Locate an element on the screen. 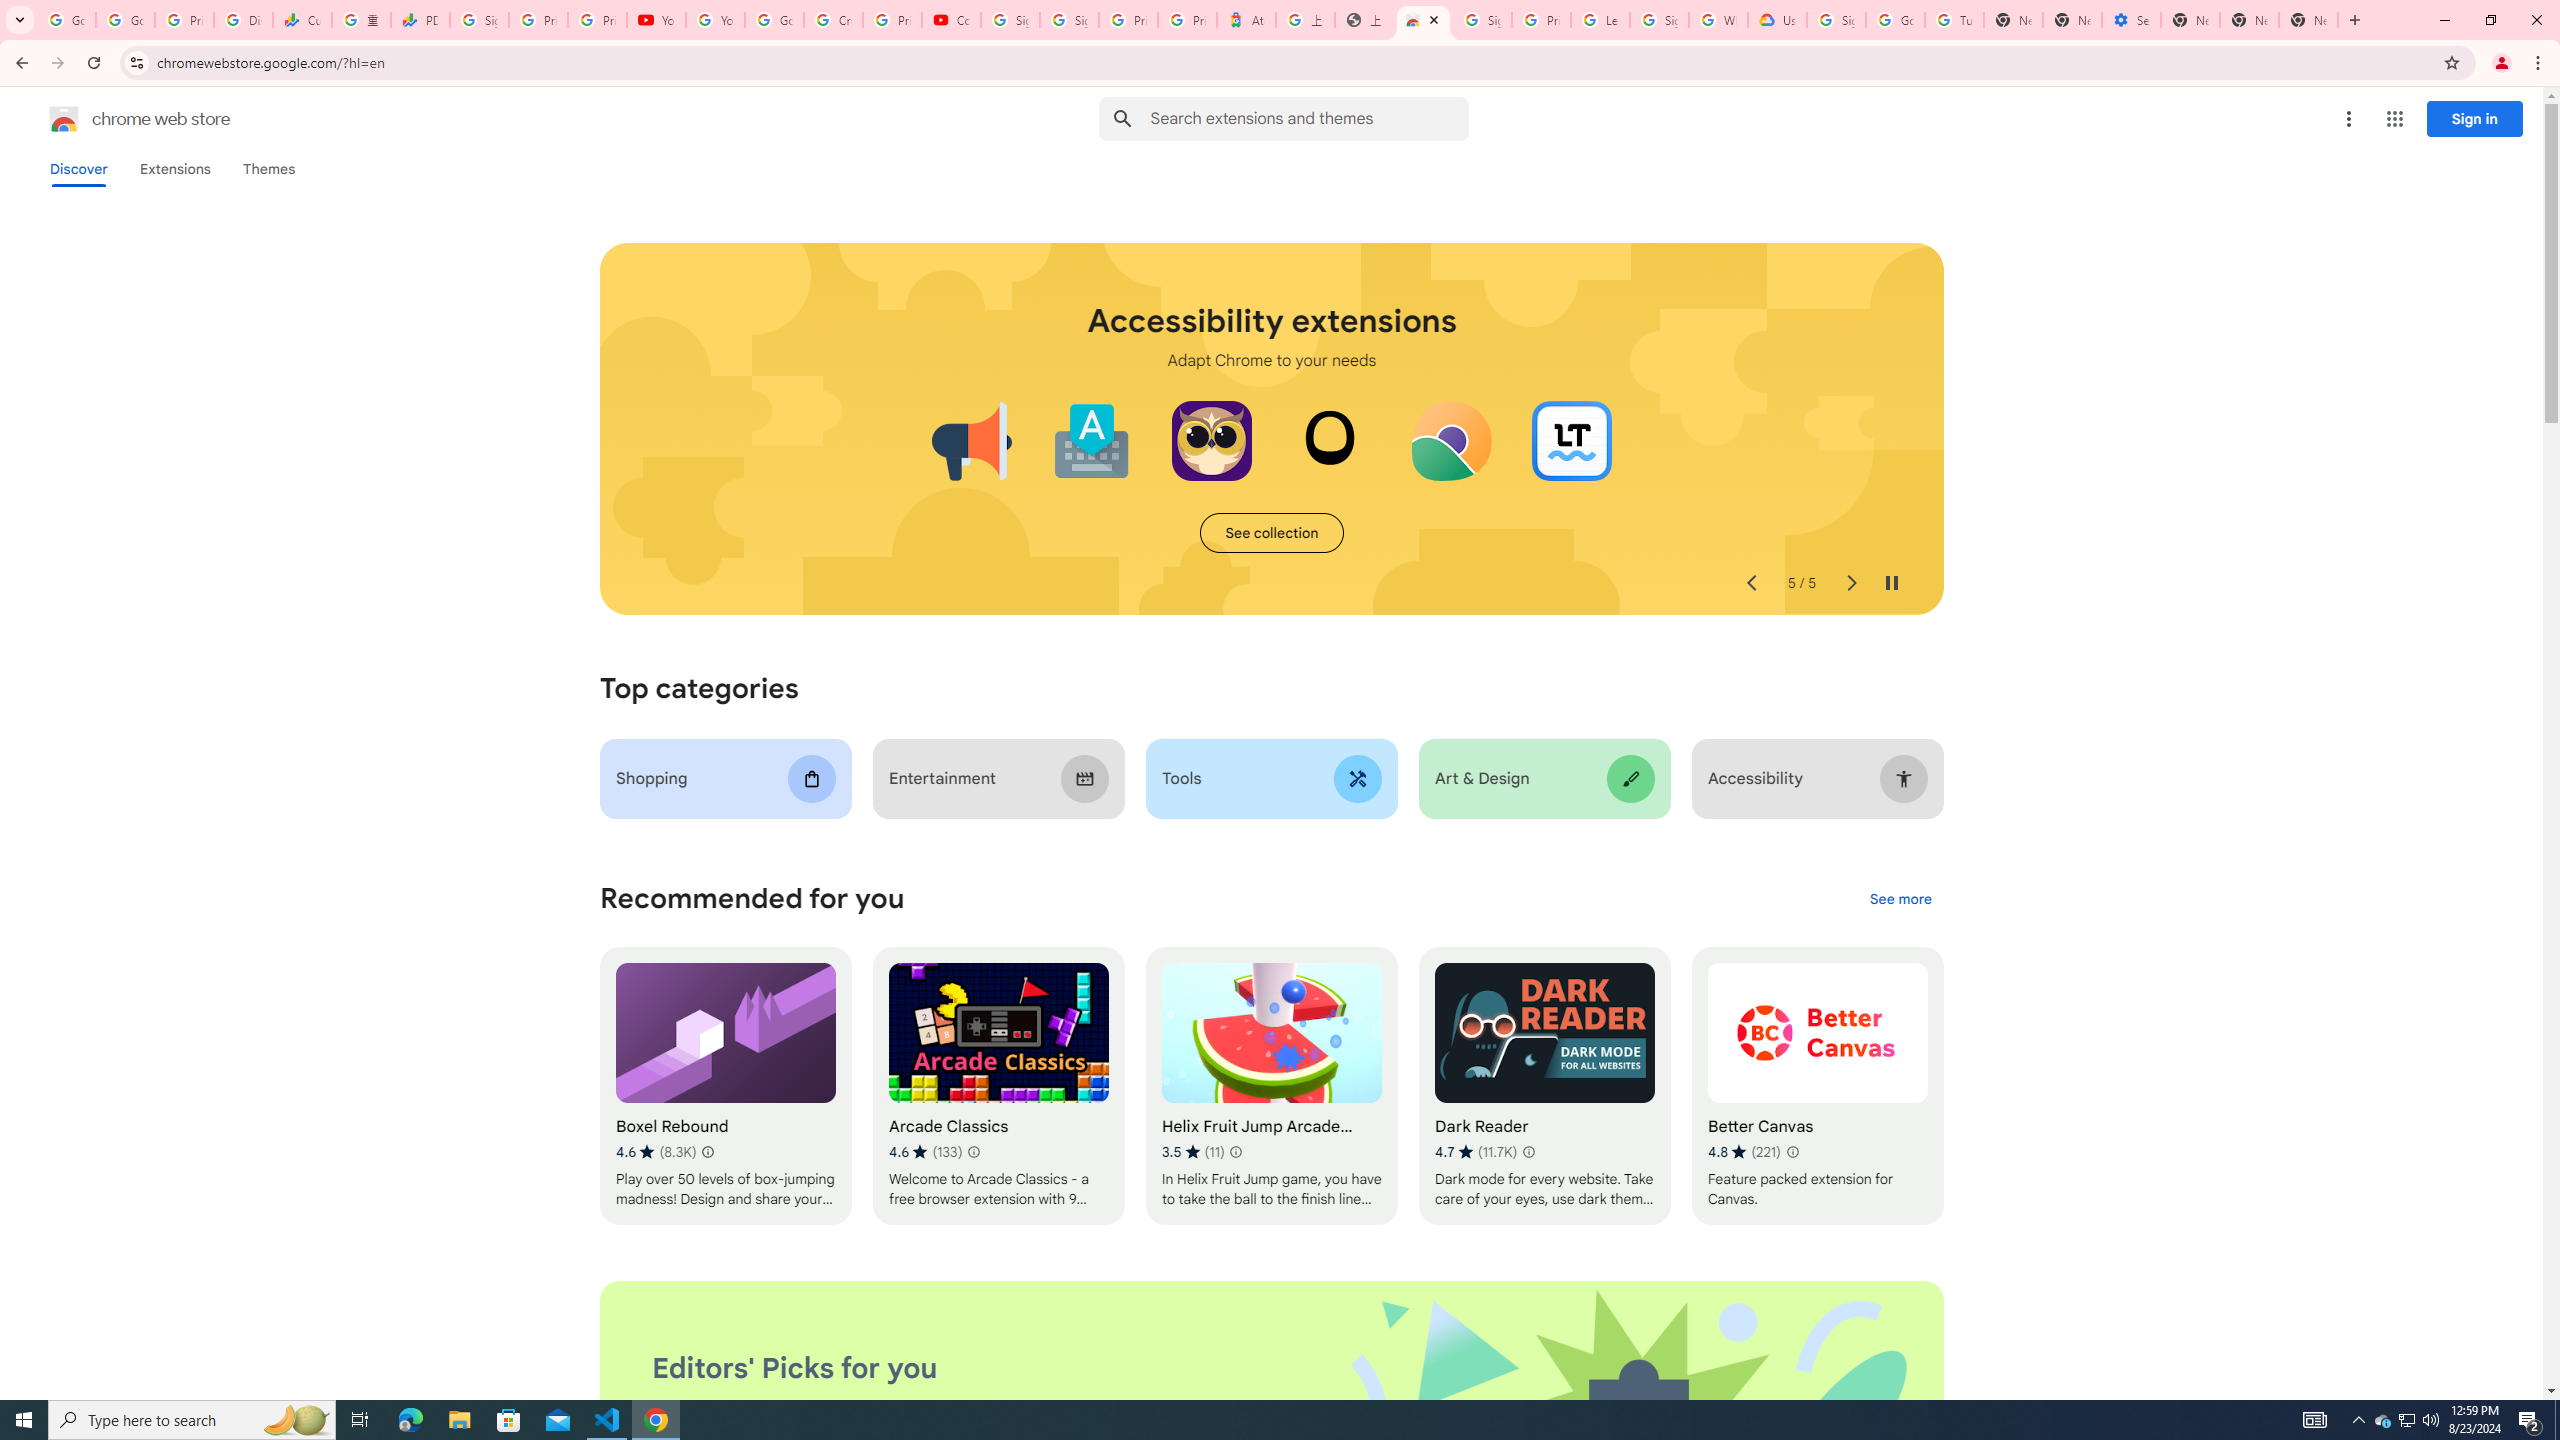  'Discover' is located at coordinates (77, 168).